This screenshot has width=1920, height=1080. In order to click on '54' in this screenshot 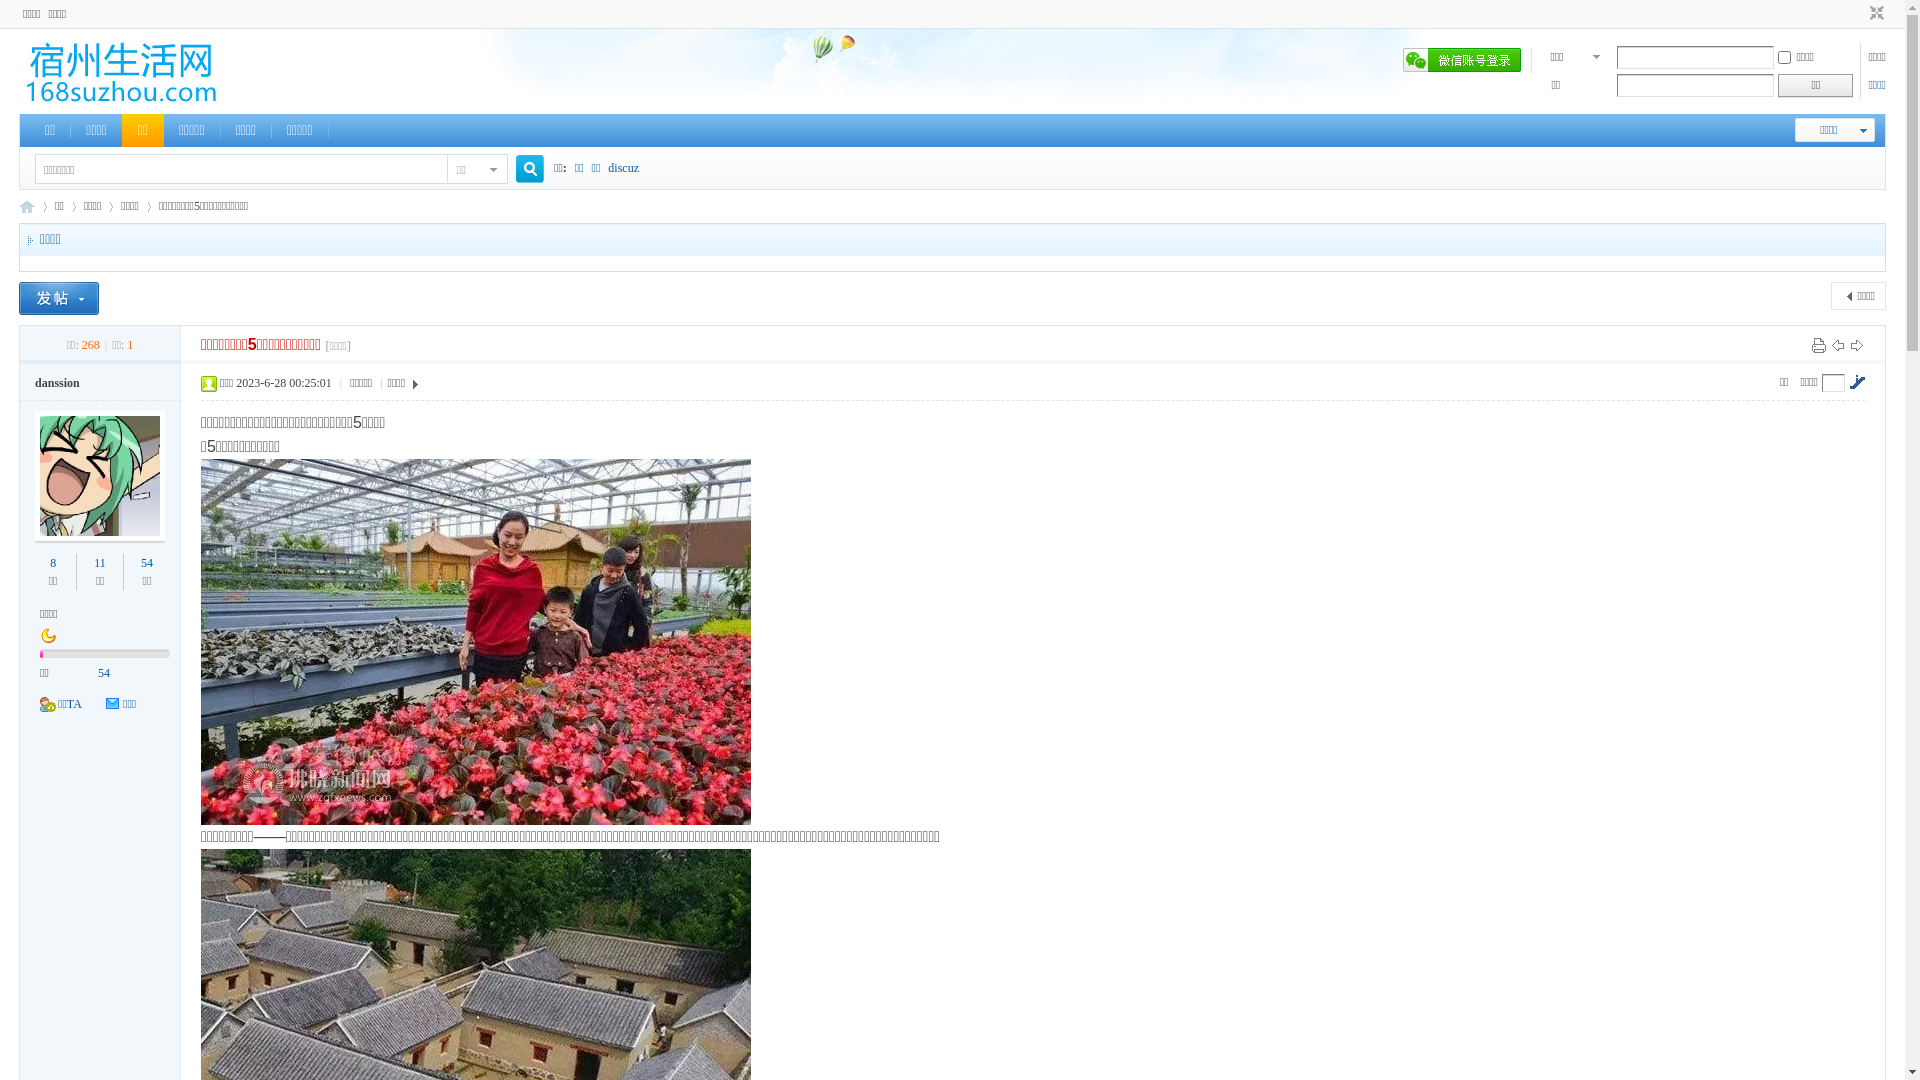, I will do `click(139, 563)`.